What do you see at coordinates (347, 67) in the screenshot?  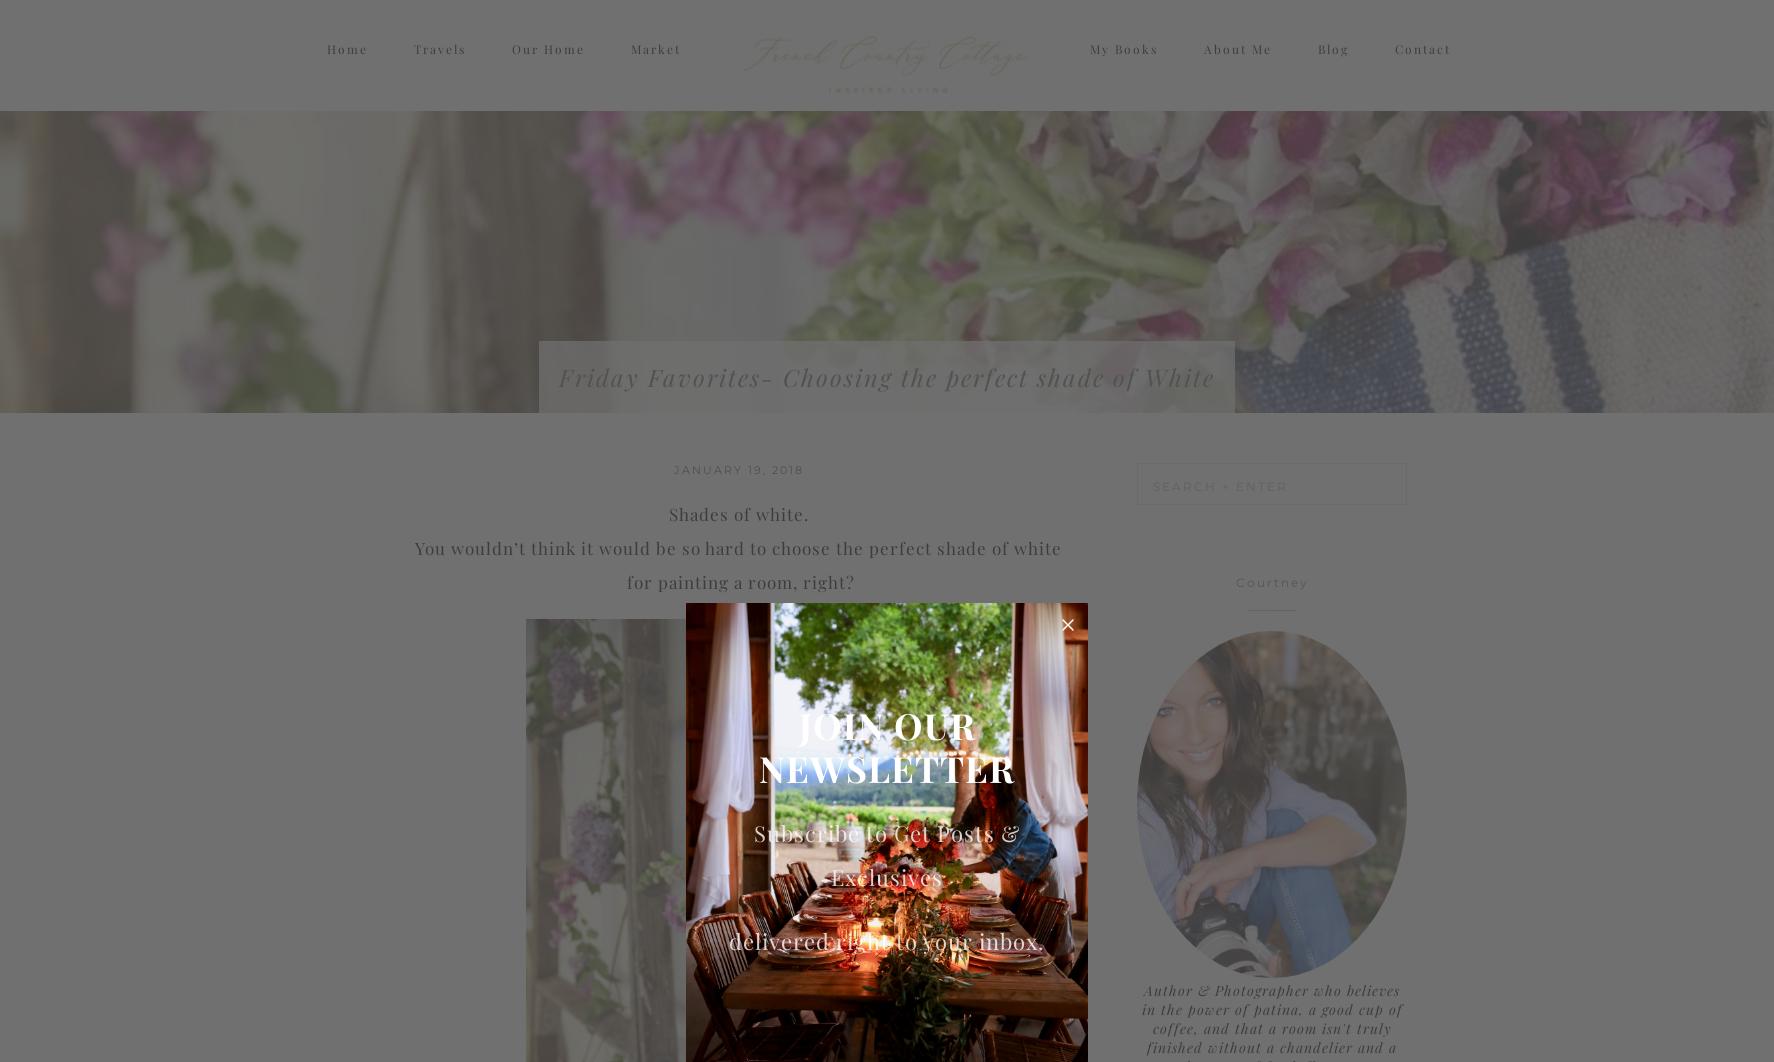 I see `'Home'` at bounding box center [347, 67].